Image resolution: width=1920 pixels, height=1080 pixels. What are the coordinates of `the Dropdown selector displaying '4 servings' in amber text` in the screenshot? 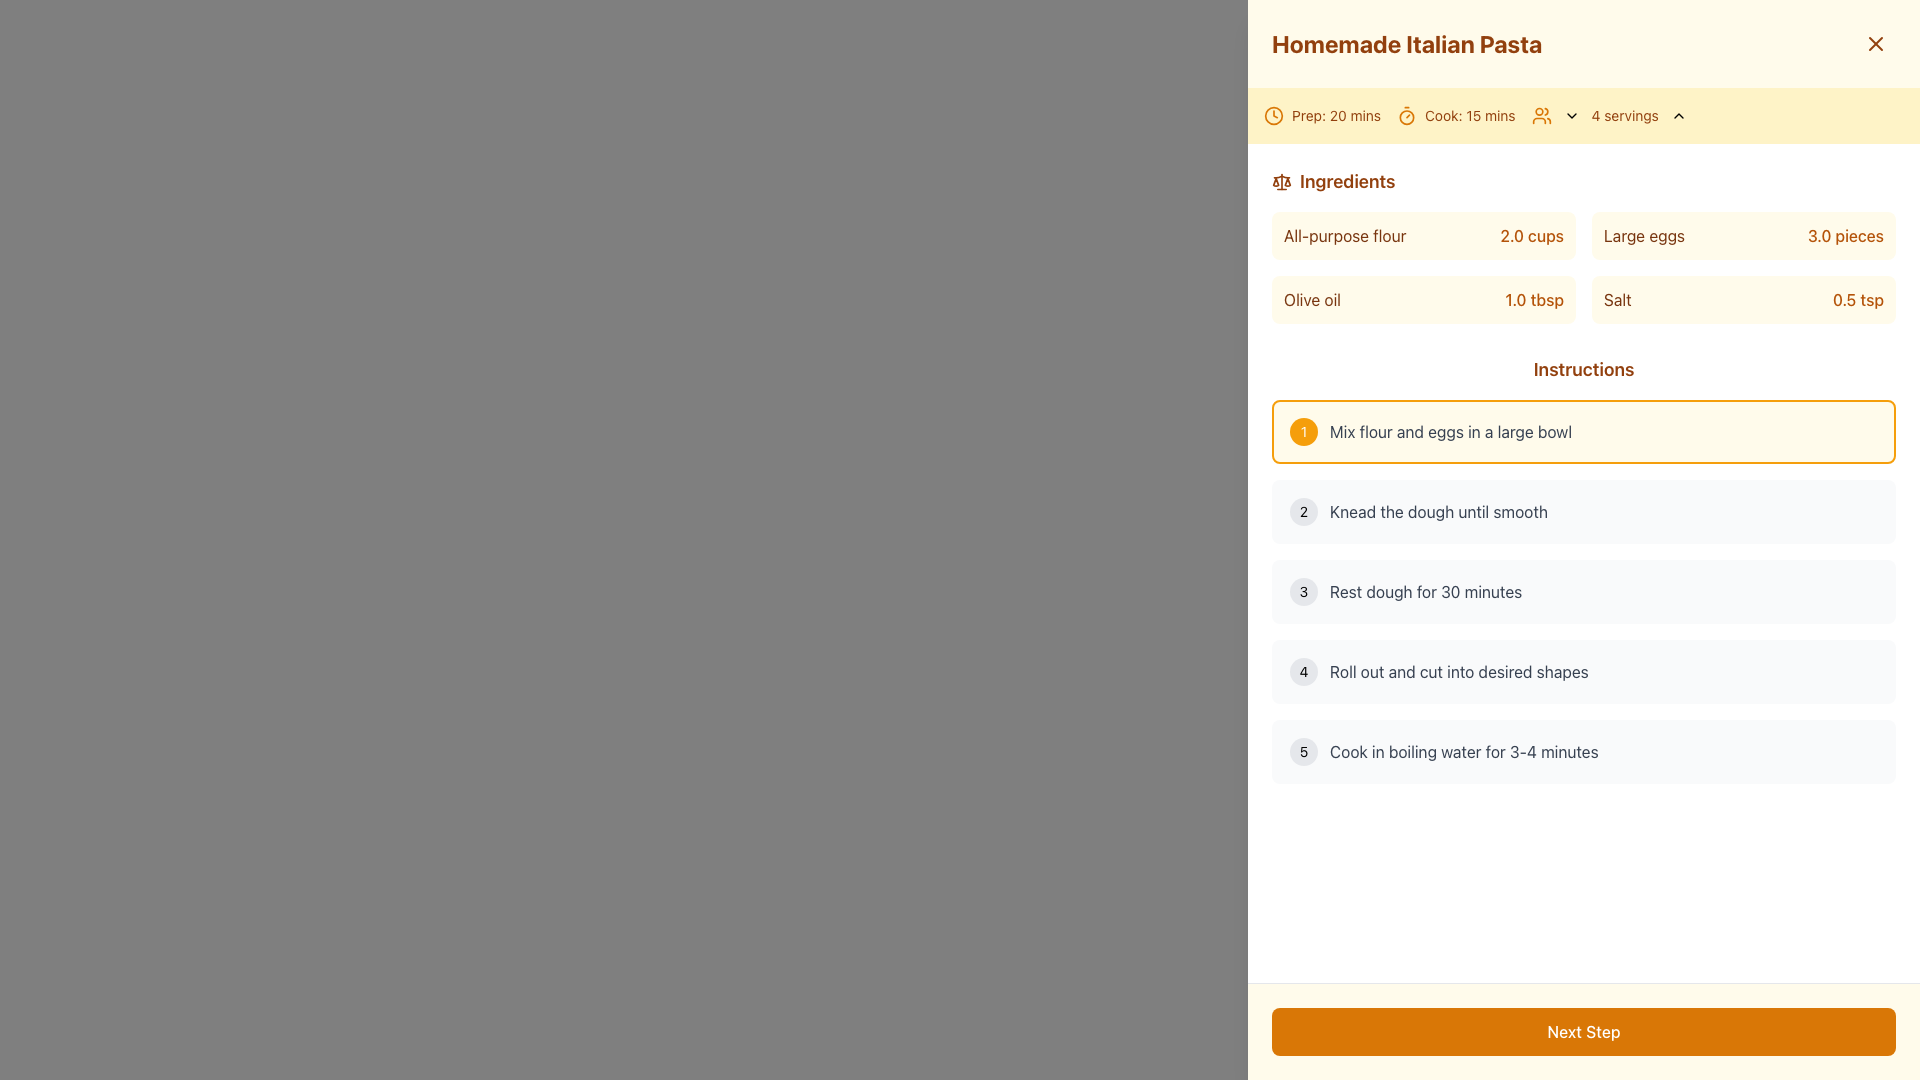 It's located at (1625, 115).